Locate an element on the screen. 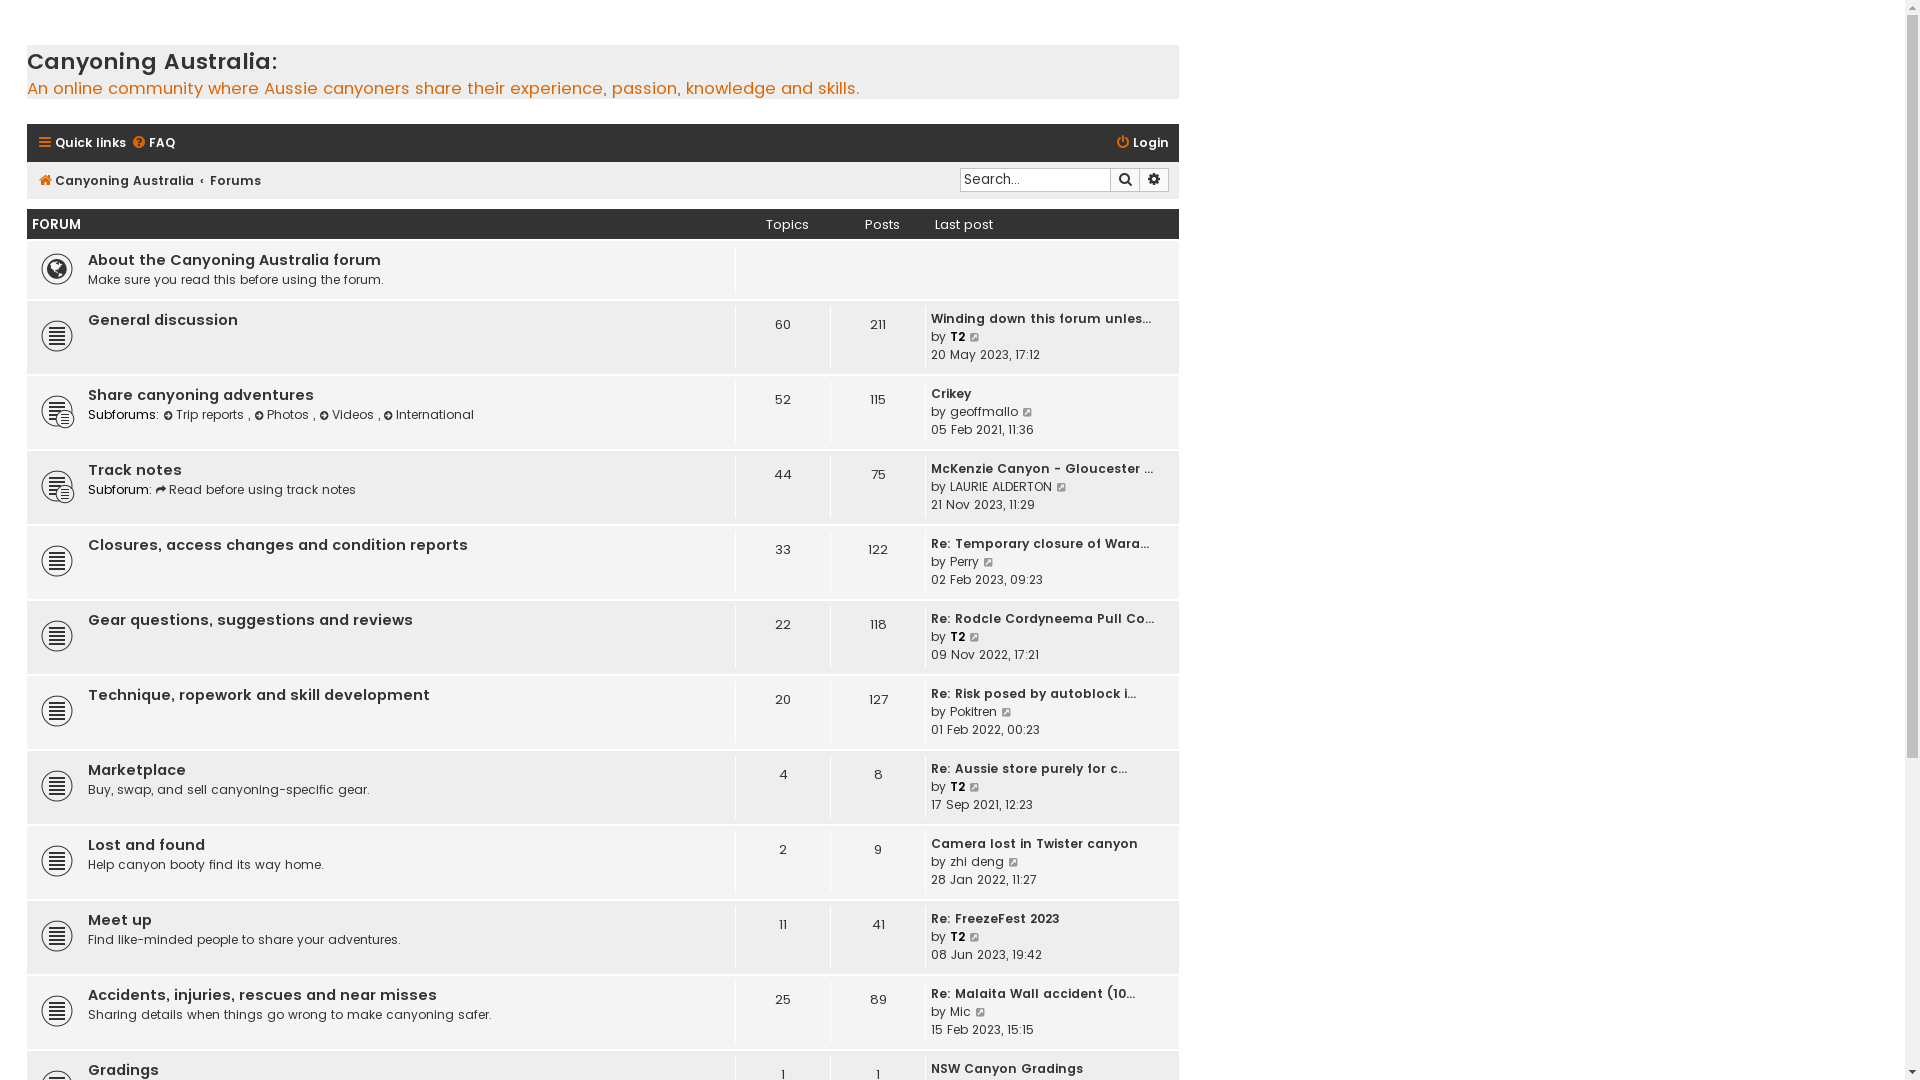 The image size is (1920, 1080). 'Crikey' is located at coordinates (930, 393).